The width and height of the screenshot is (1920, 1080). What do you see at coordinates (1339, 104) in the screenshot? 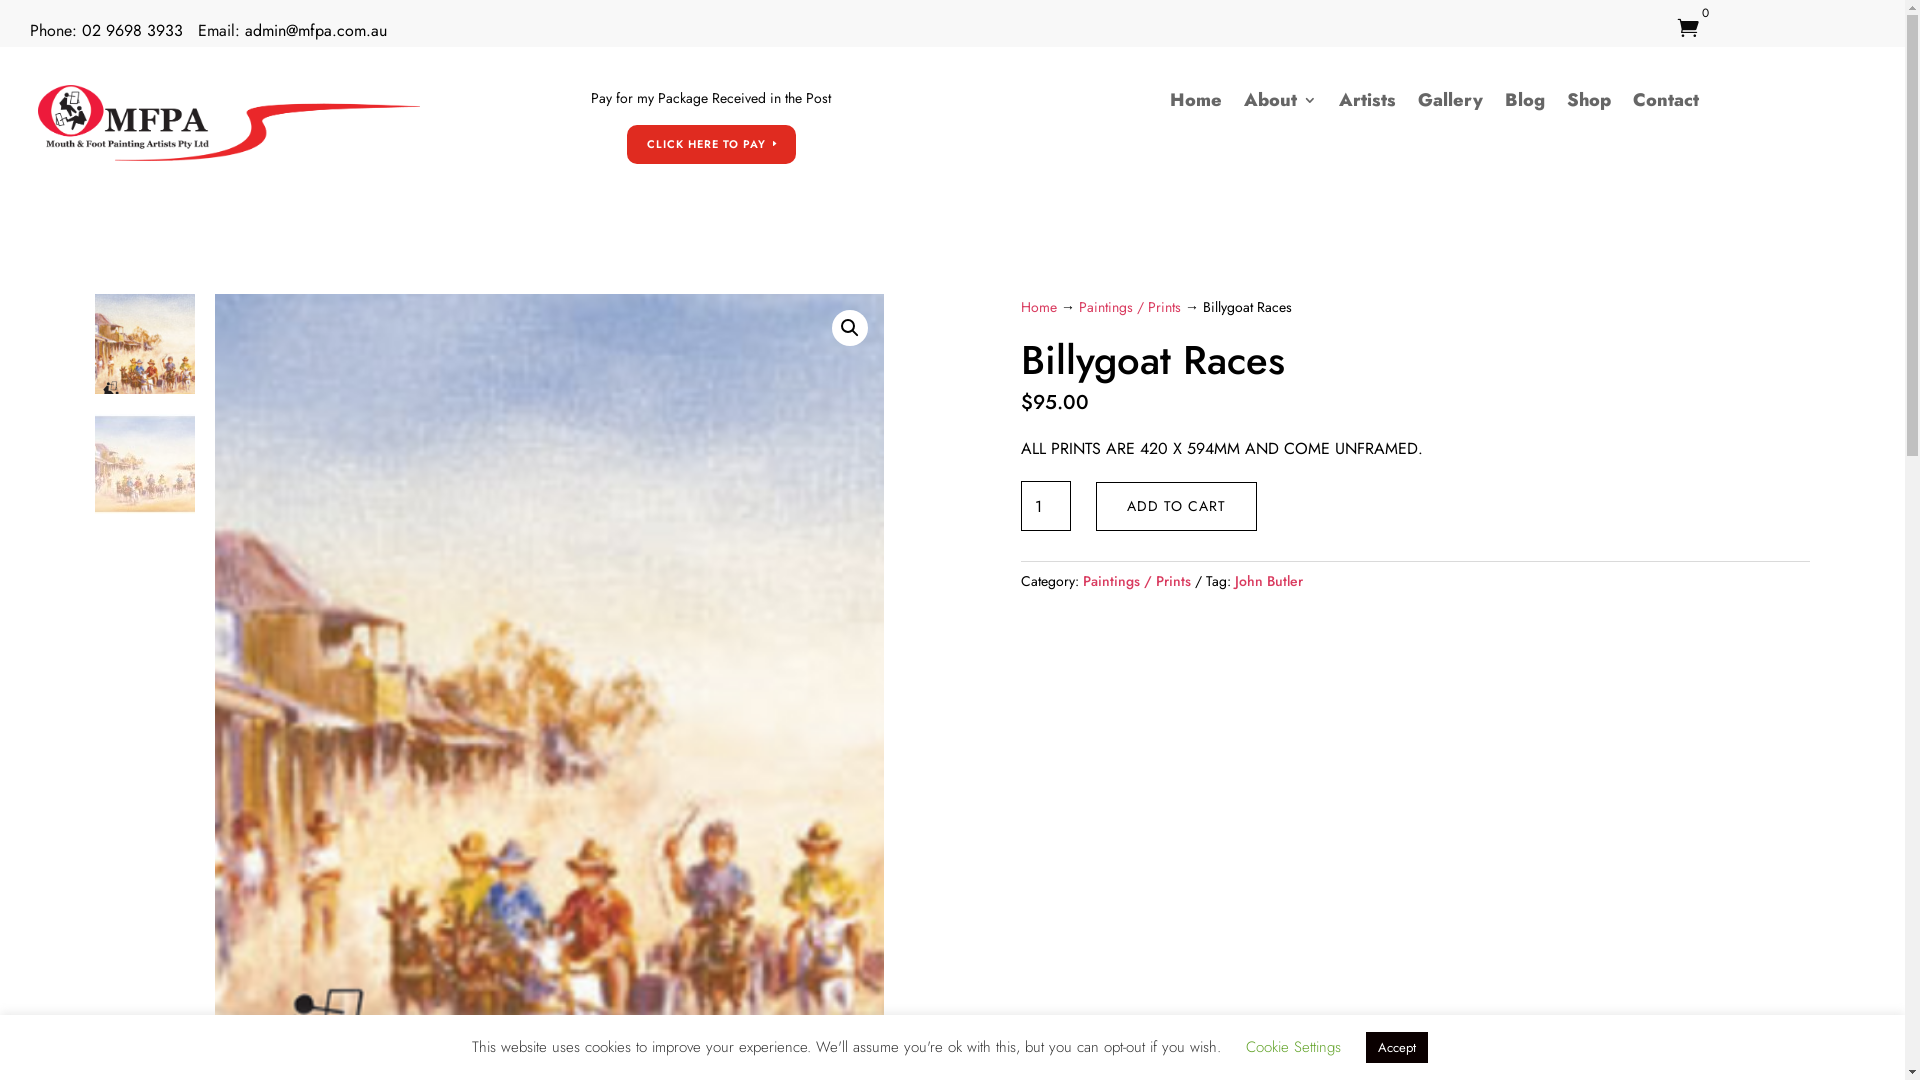
I see `'Artists'` at bounding box center [1339, 104].